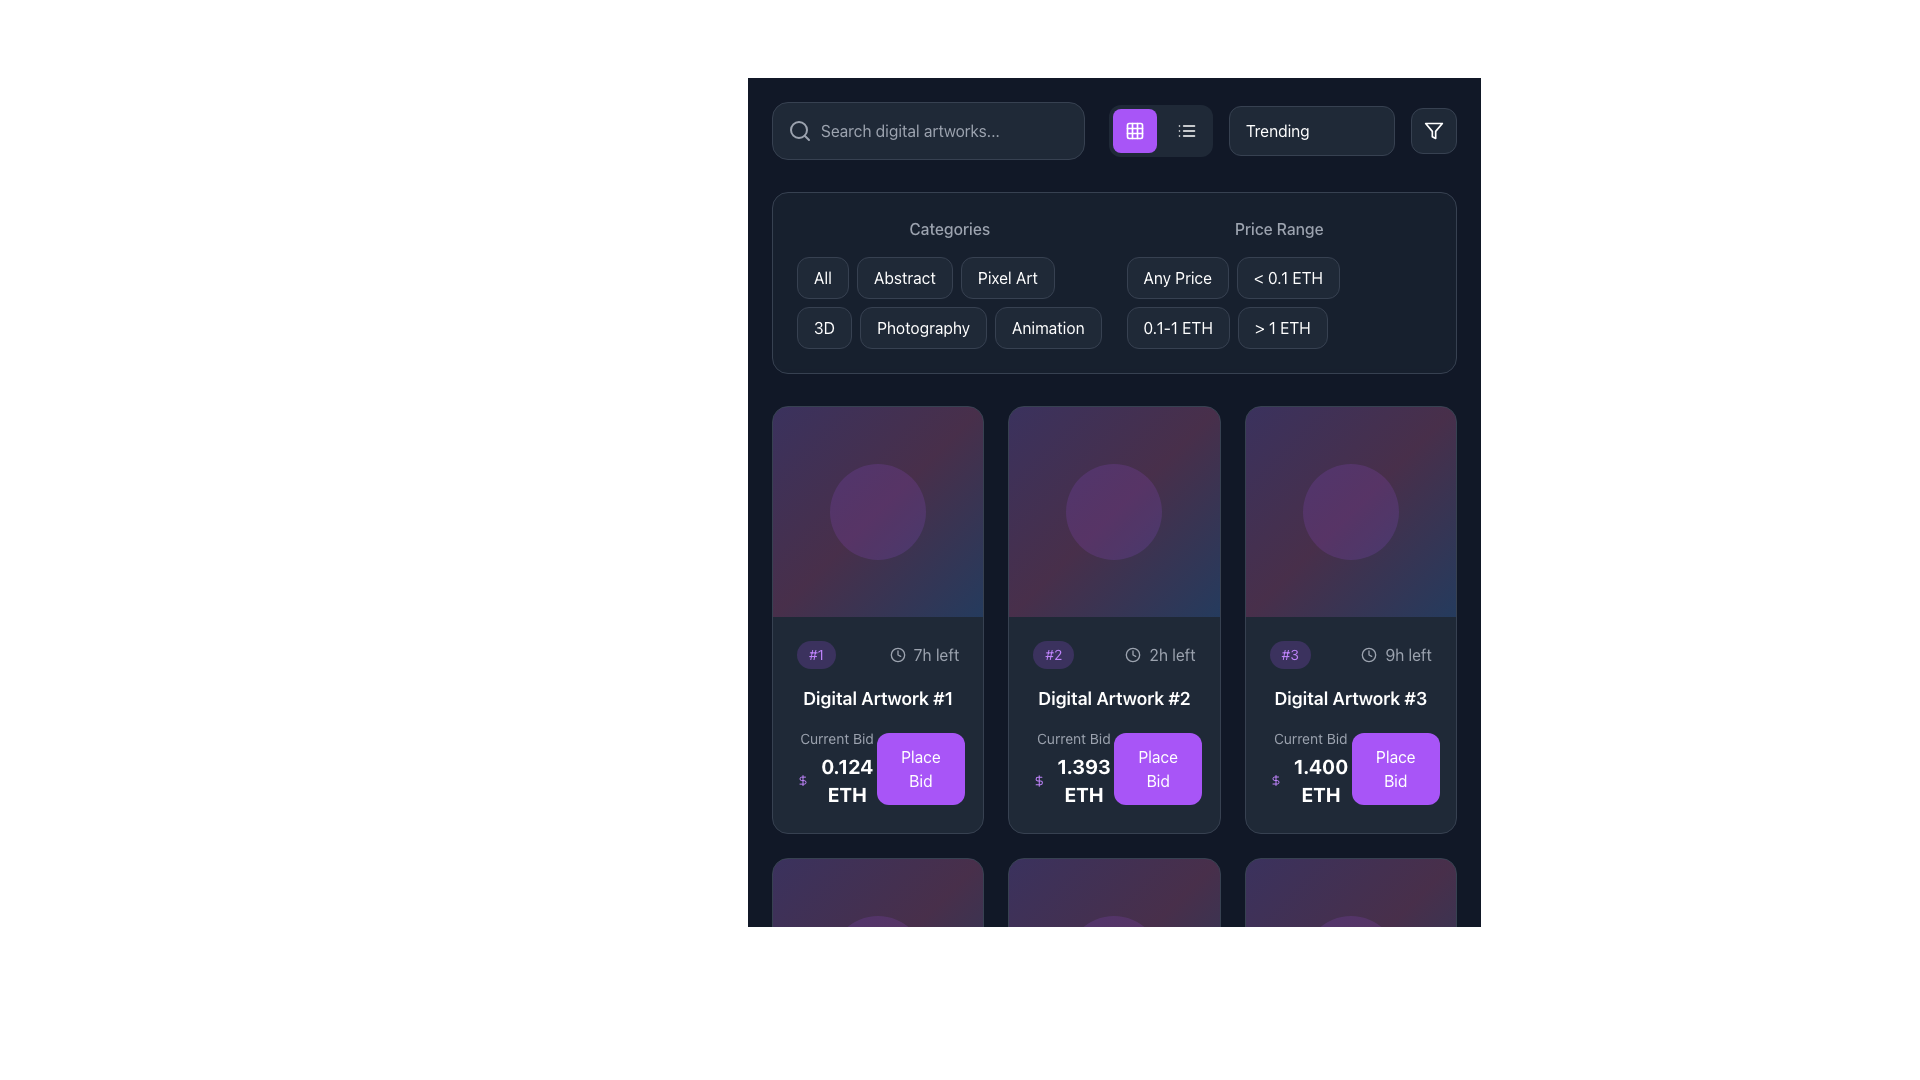  What do you see at coordinates (1350, 725) in the screenshot?
I see `bid price details on the interactive card displaying digital artwork details, which is the third card in a horizontal row` at bounding box center [1350, 725].